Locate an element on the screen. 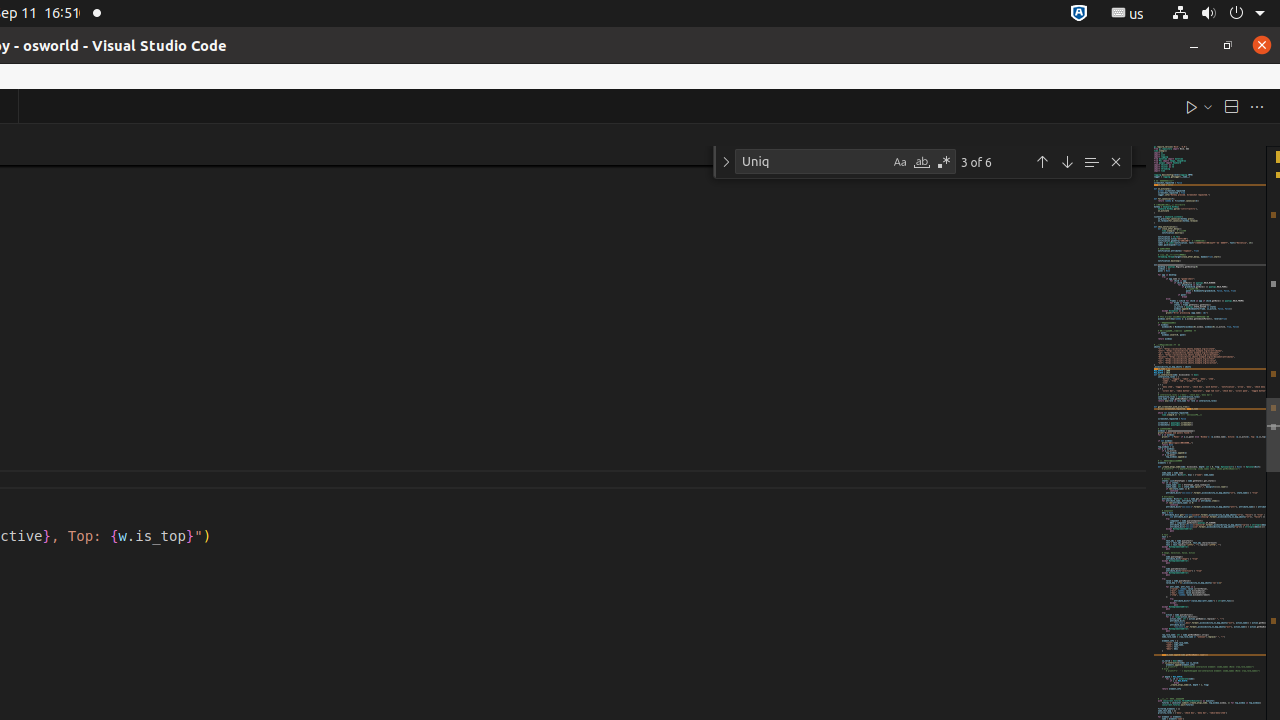 This screenshot has height=720, width=1280. 'Match Whole Word (Alt+W)' is located at coordinates (920, 161).